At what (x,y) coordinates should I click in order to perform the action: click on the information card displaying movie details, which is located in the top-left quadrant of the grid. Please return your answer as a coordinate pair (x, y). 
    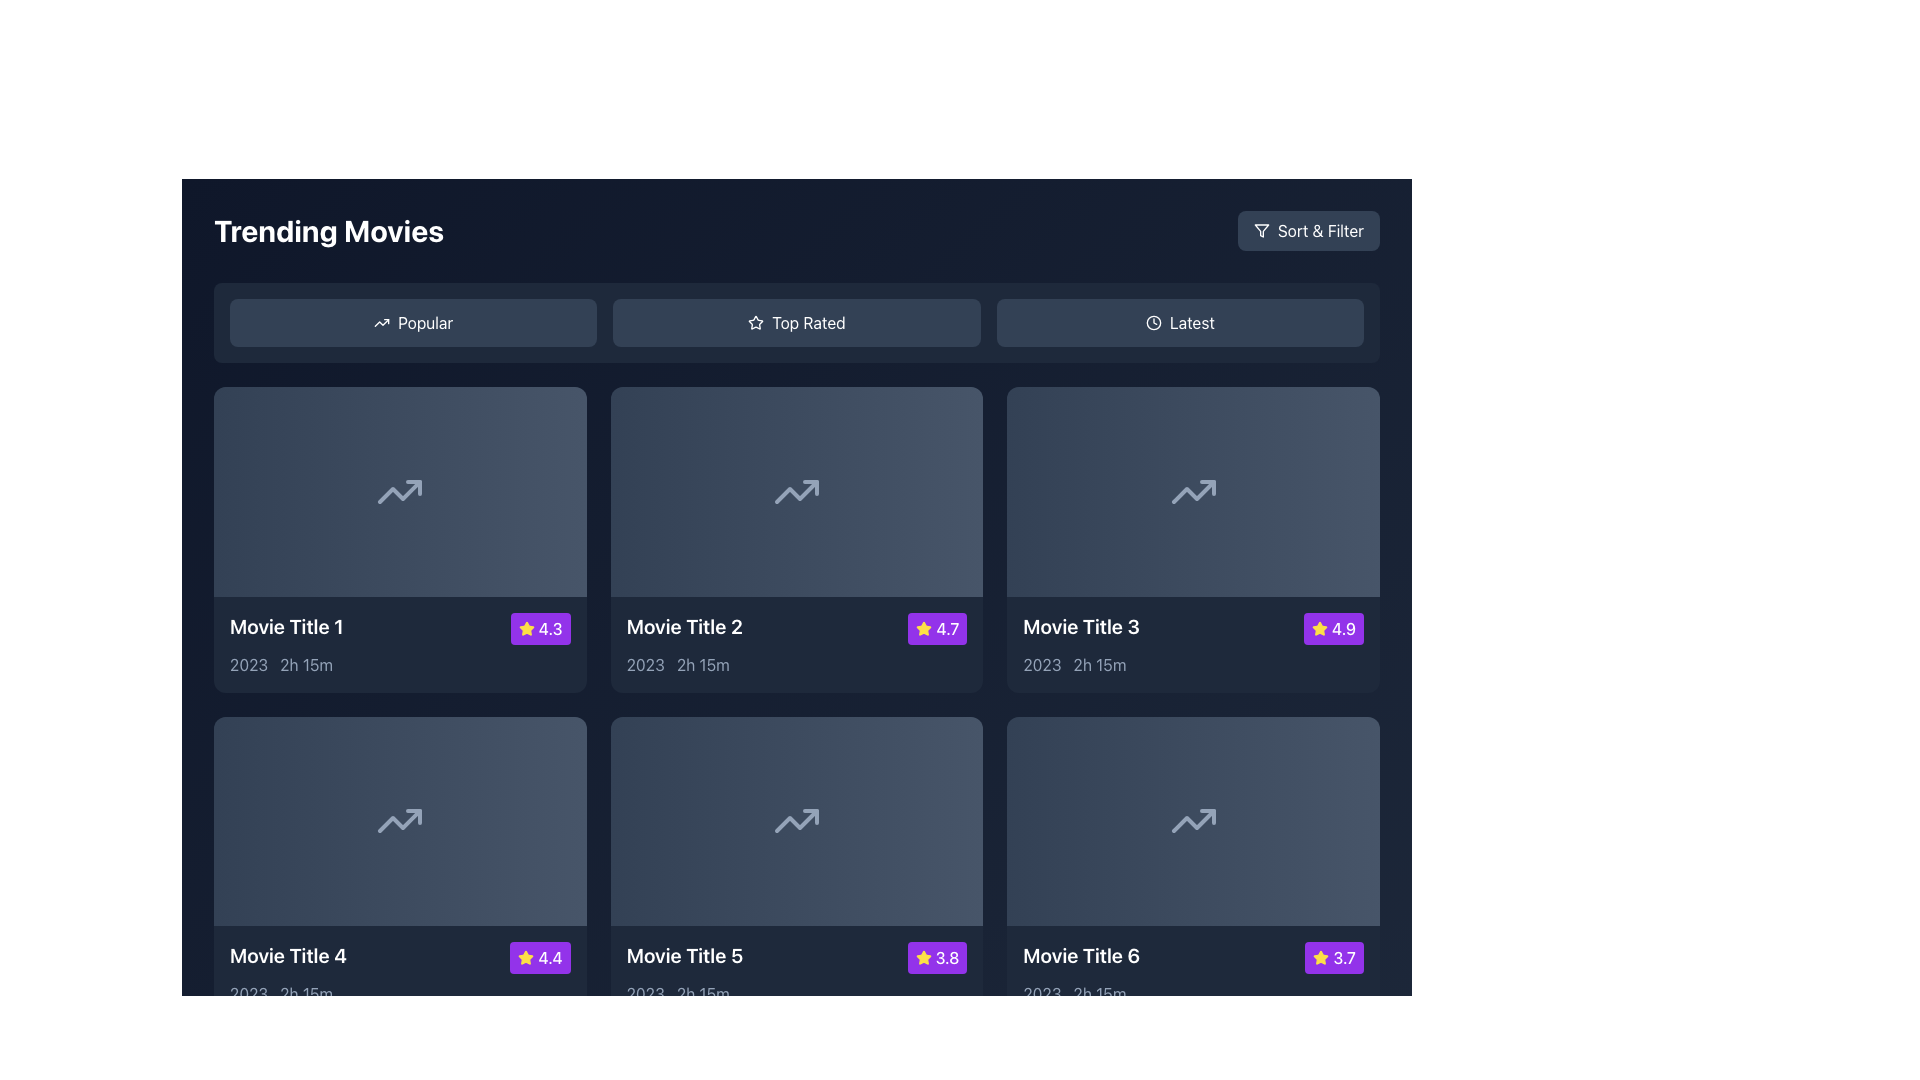
    Looking at the image, I should click on (400, 644).